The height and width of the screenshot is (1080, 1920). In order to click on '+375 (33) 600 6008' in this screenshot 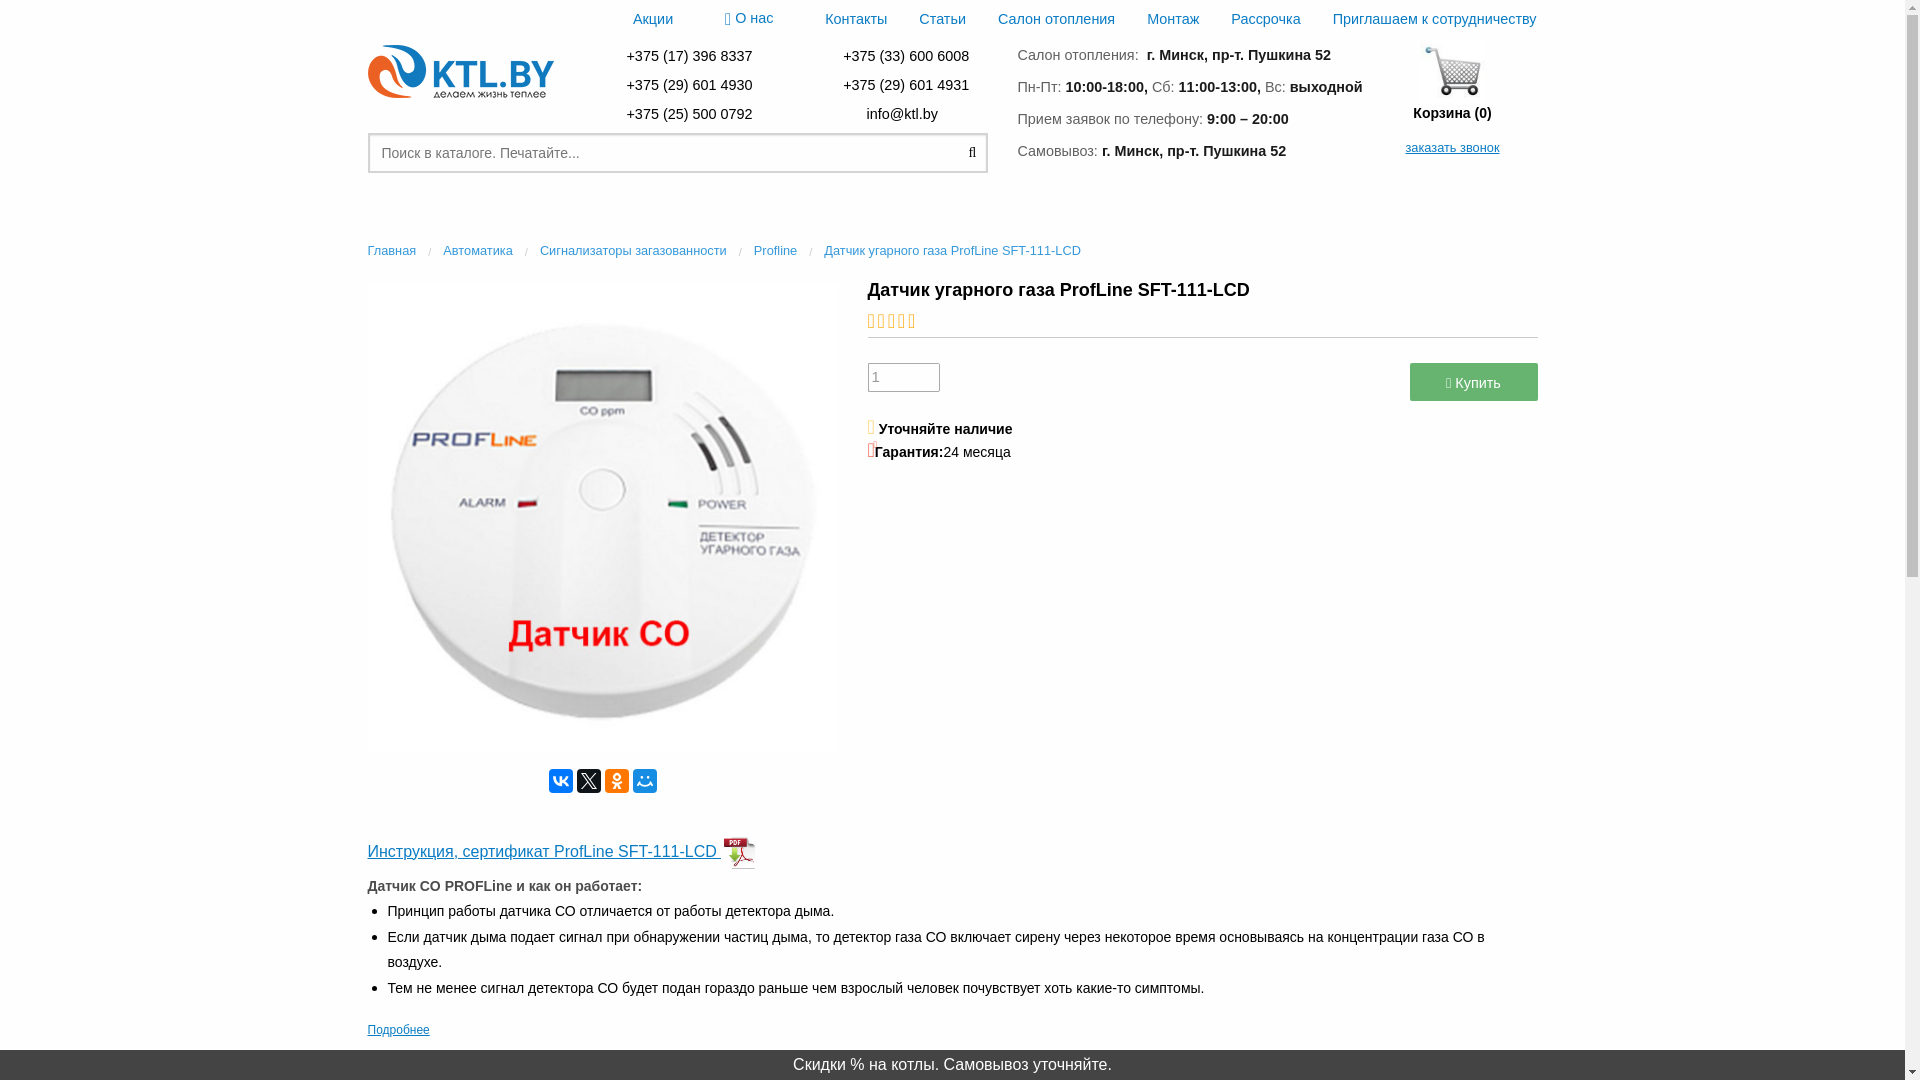, I will do `click(905, 55)`.